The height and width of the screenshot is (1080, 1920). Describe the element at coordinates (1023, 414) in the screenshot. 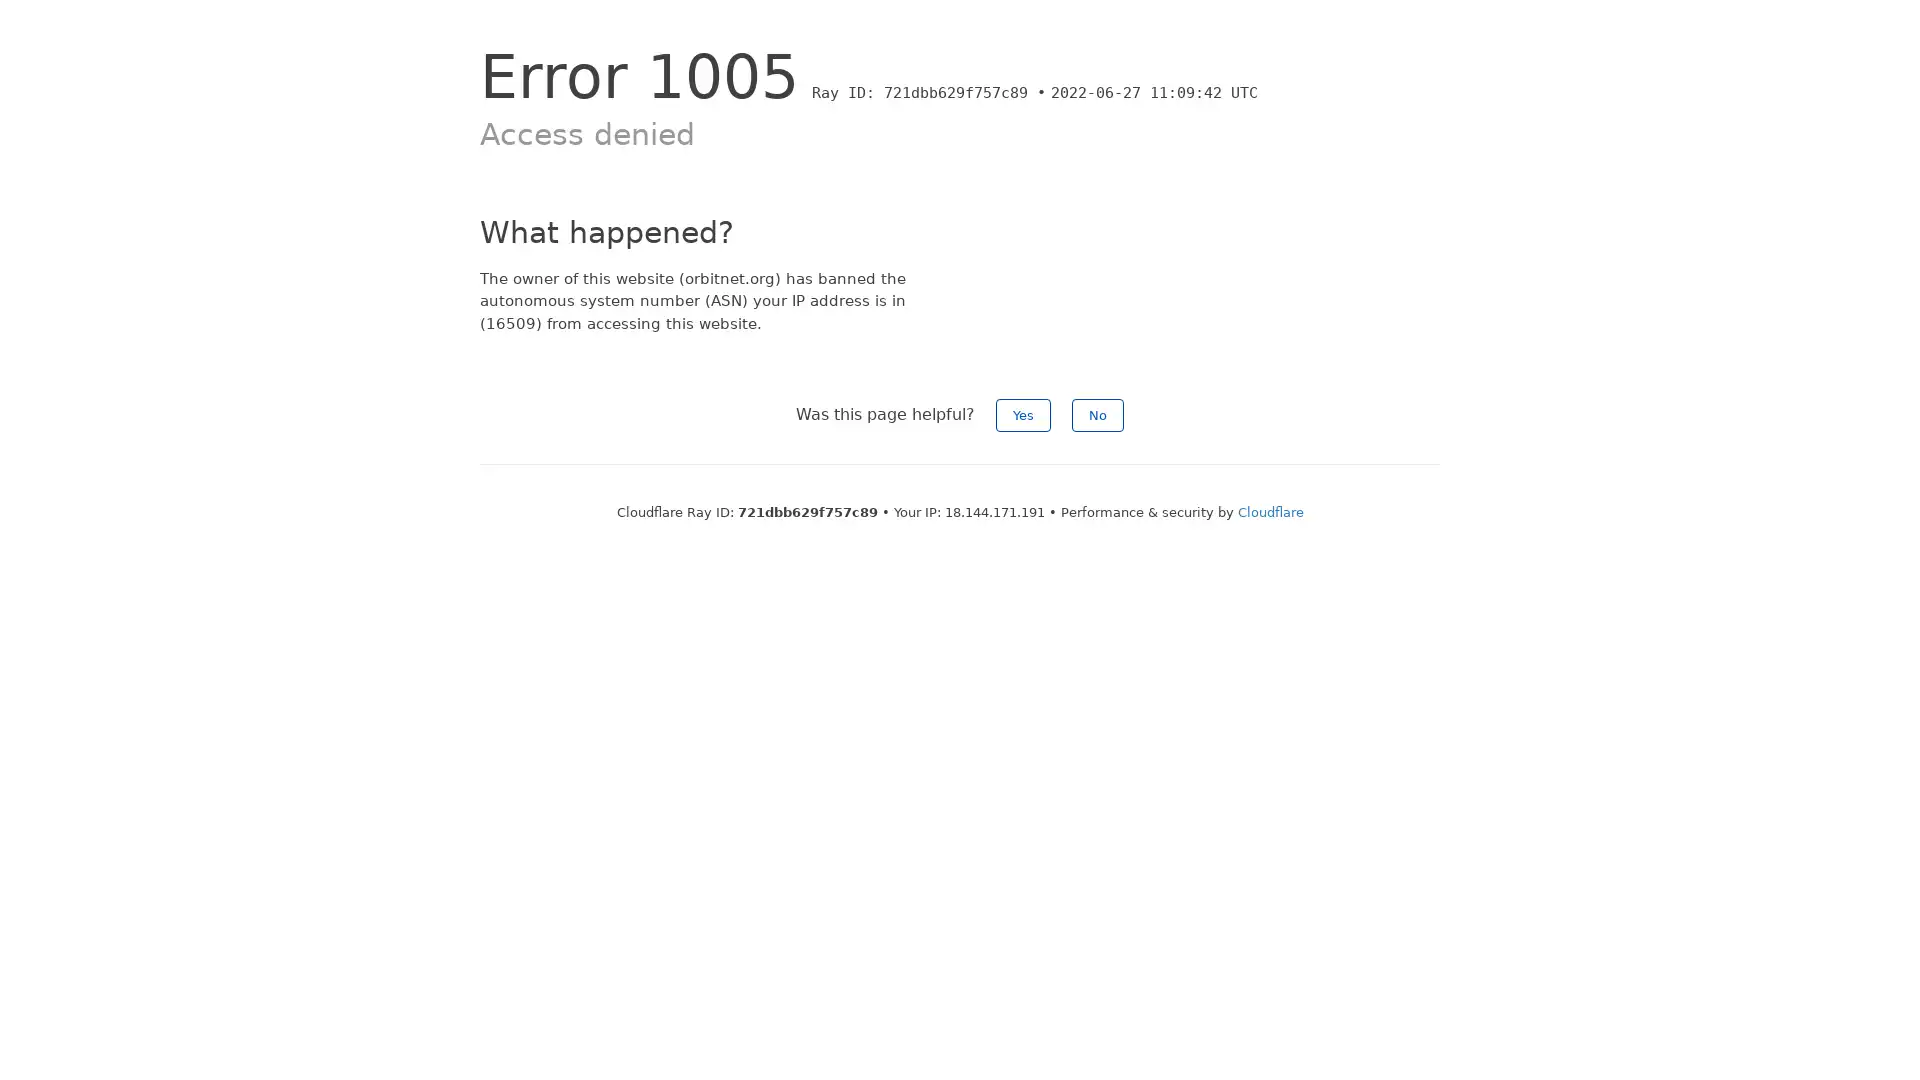

I see `Yes` at that location.